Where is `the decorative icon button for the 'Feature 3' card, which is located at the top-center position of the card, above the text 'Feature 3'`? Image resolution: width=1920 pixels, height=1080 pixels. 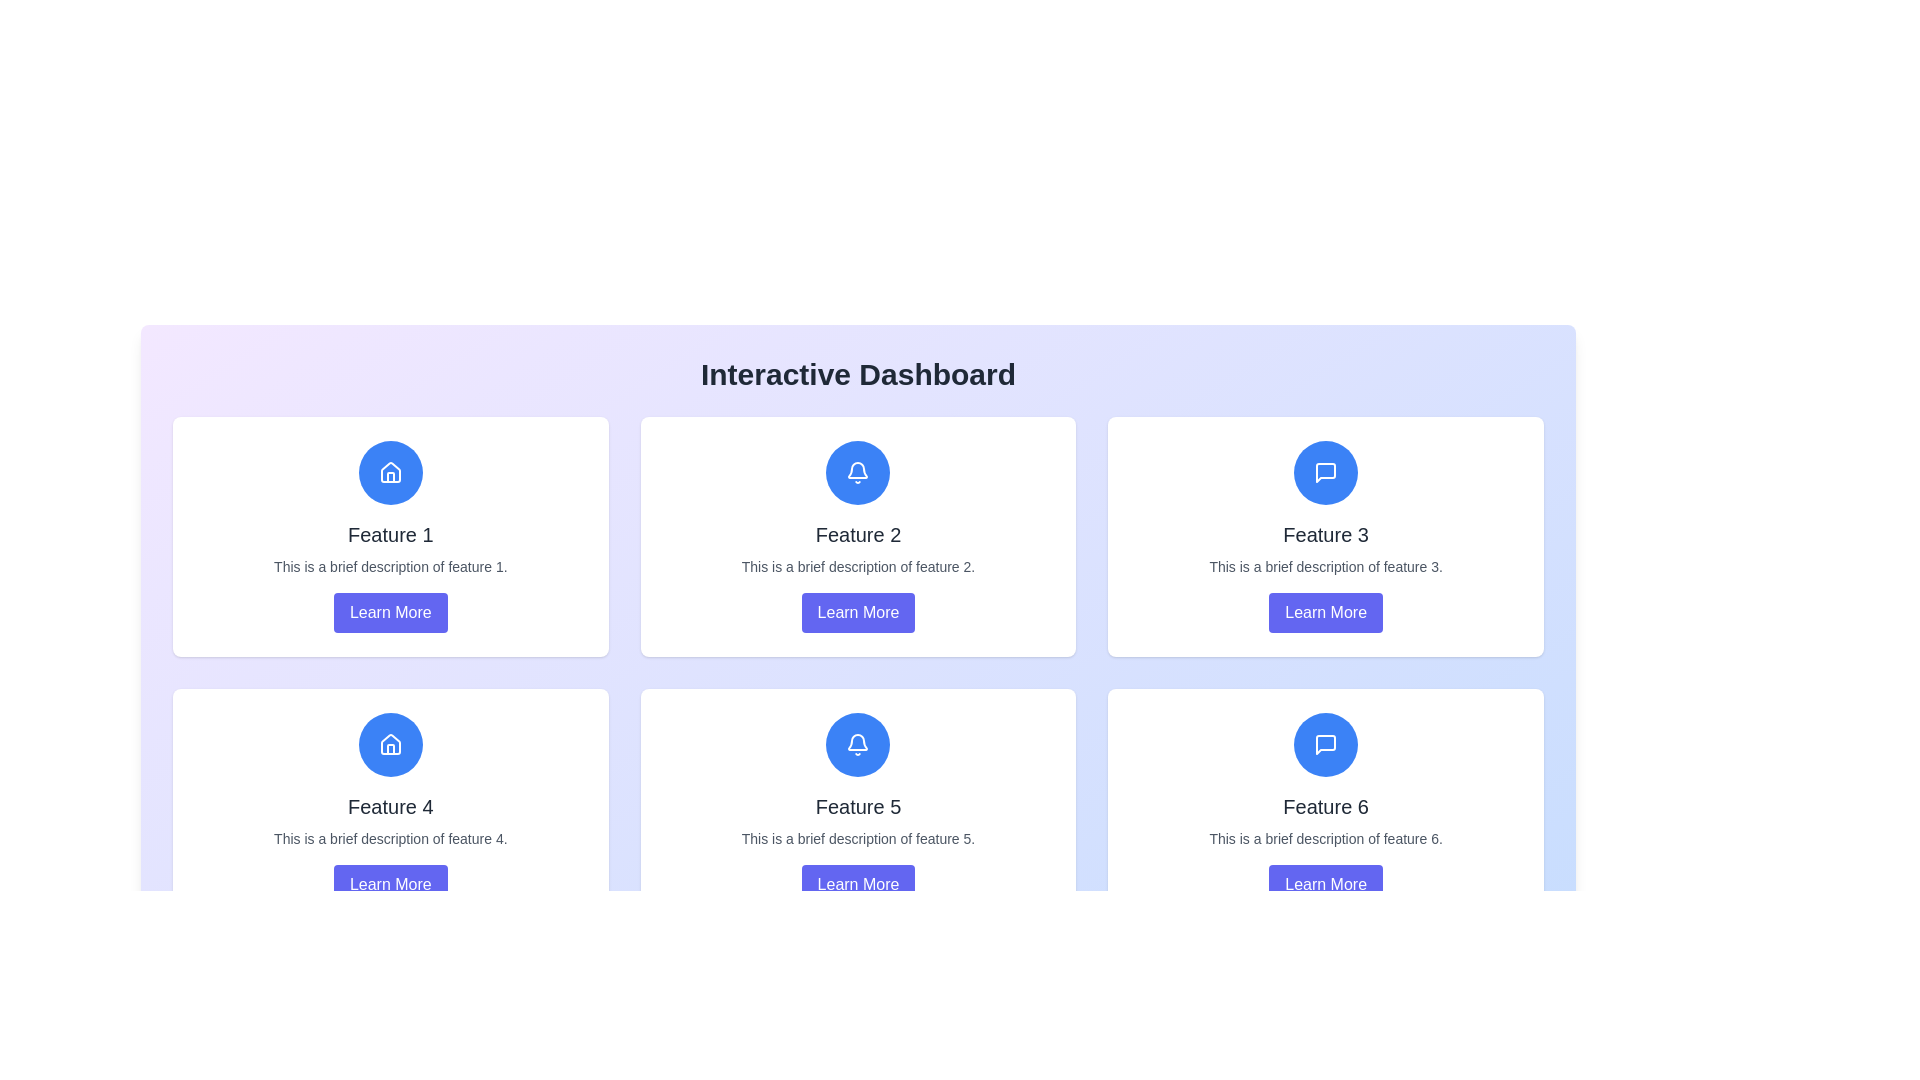 the decorative icon button for the 'Feature 3' card, which is located at the top-center position of the card, above the text 'Feature 3' is located at coordinates (1326, 473).